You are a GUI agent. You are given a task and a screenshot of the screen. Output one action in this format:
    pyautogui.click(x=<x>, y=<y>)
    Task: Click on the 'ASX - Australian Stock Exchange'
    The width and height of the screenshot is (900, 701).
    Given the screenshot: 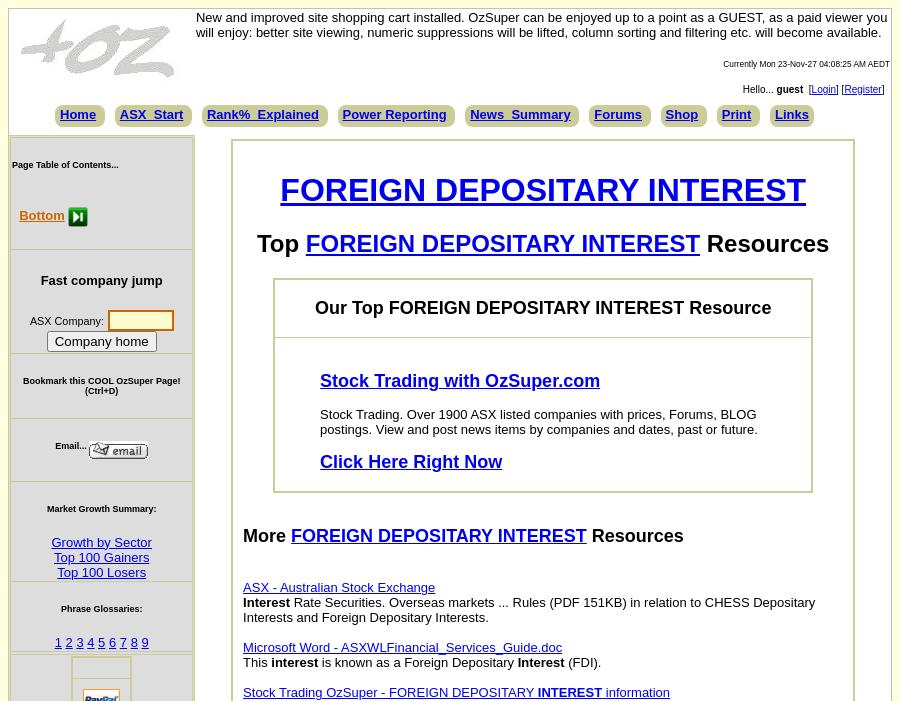 What is the action you would take?
    pyautogui.click(x=339, y=587)
    